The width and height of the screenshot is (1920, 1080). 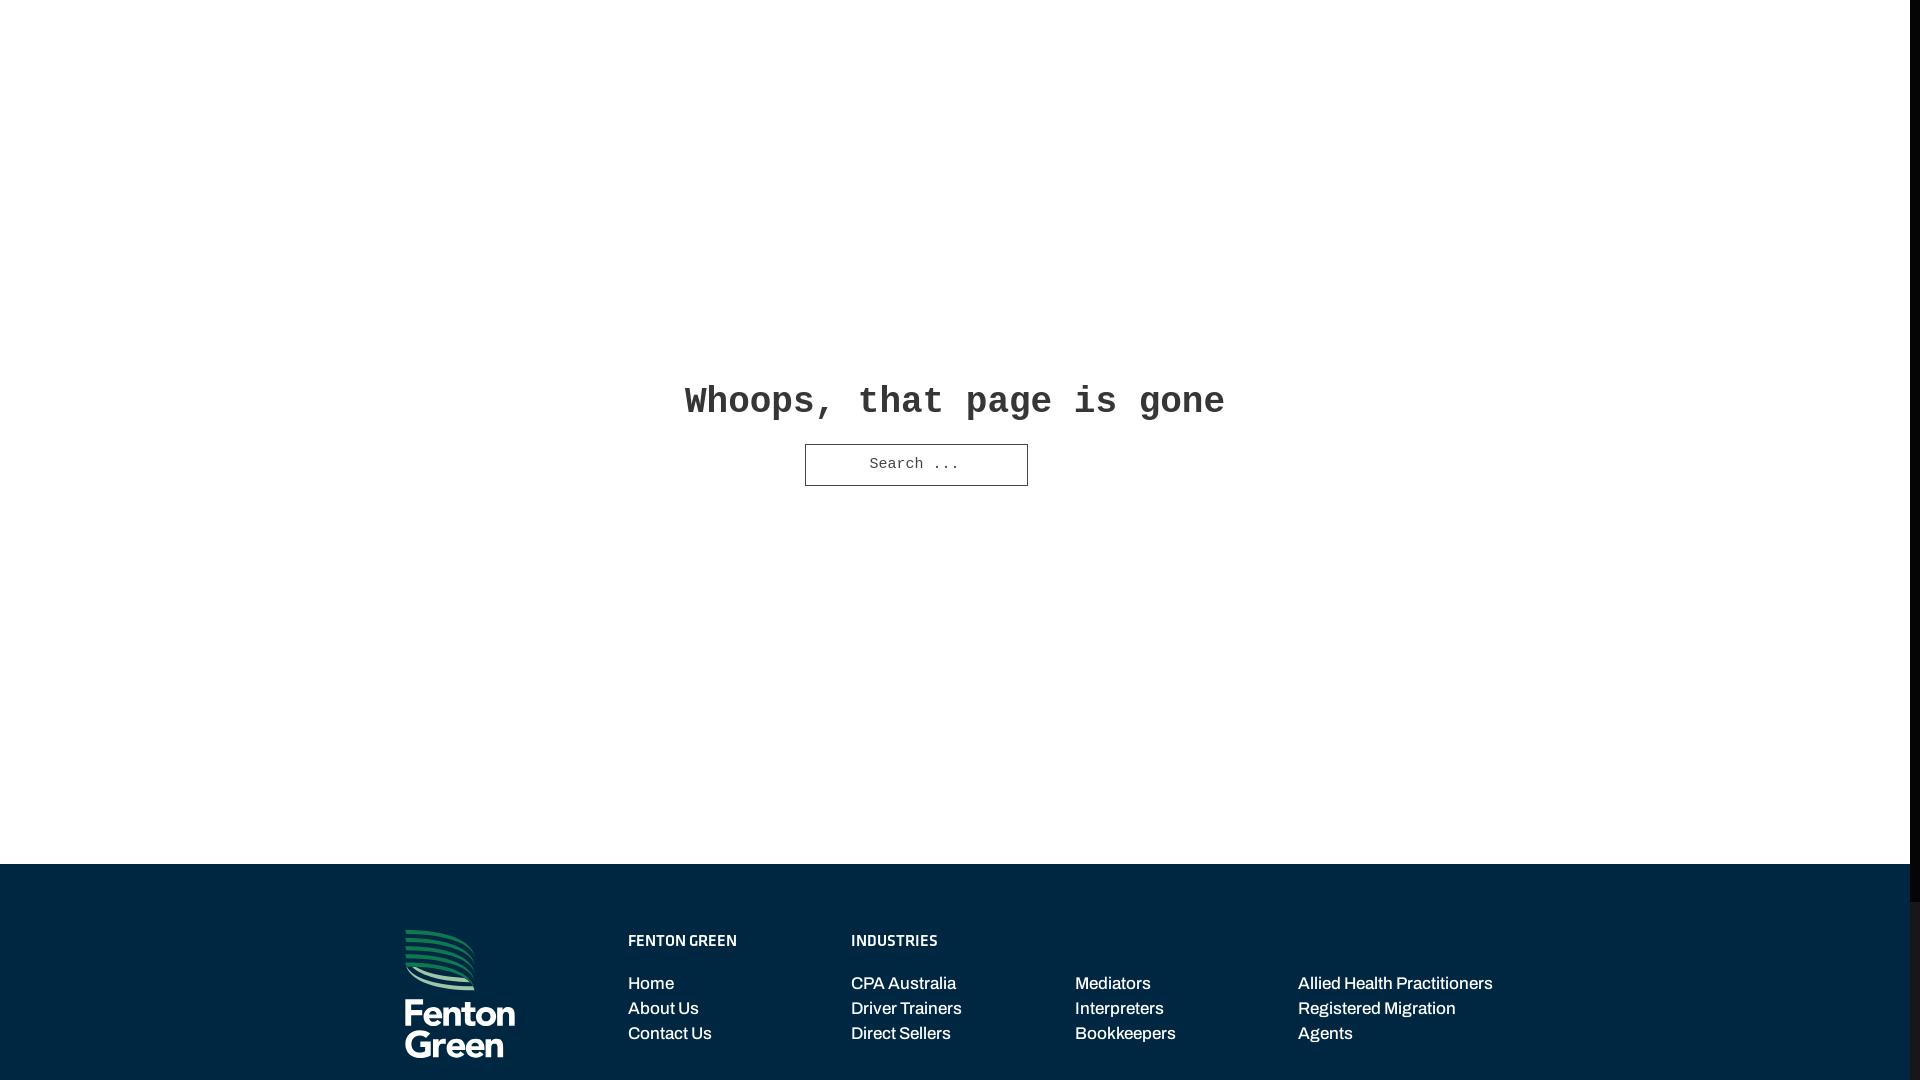 I want to click on 'HOME', so click(x=1014, y=39).